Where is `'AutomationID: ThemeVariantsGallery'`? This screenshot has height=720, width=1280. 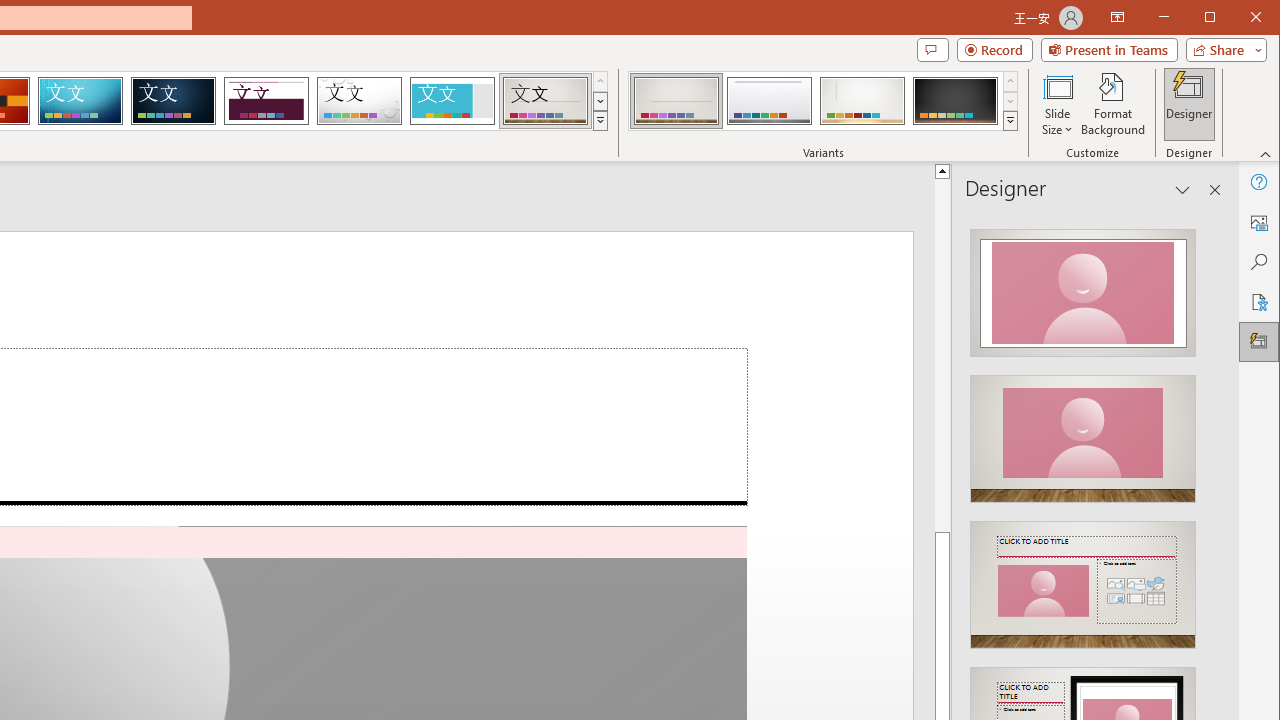 'AutomationID: ThemeVariantsGallery' is located at coordinates (824, 101).